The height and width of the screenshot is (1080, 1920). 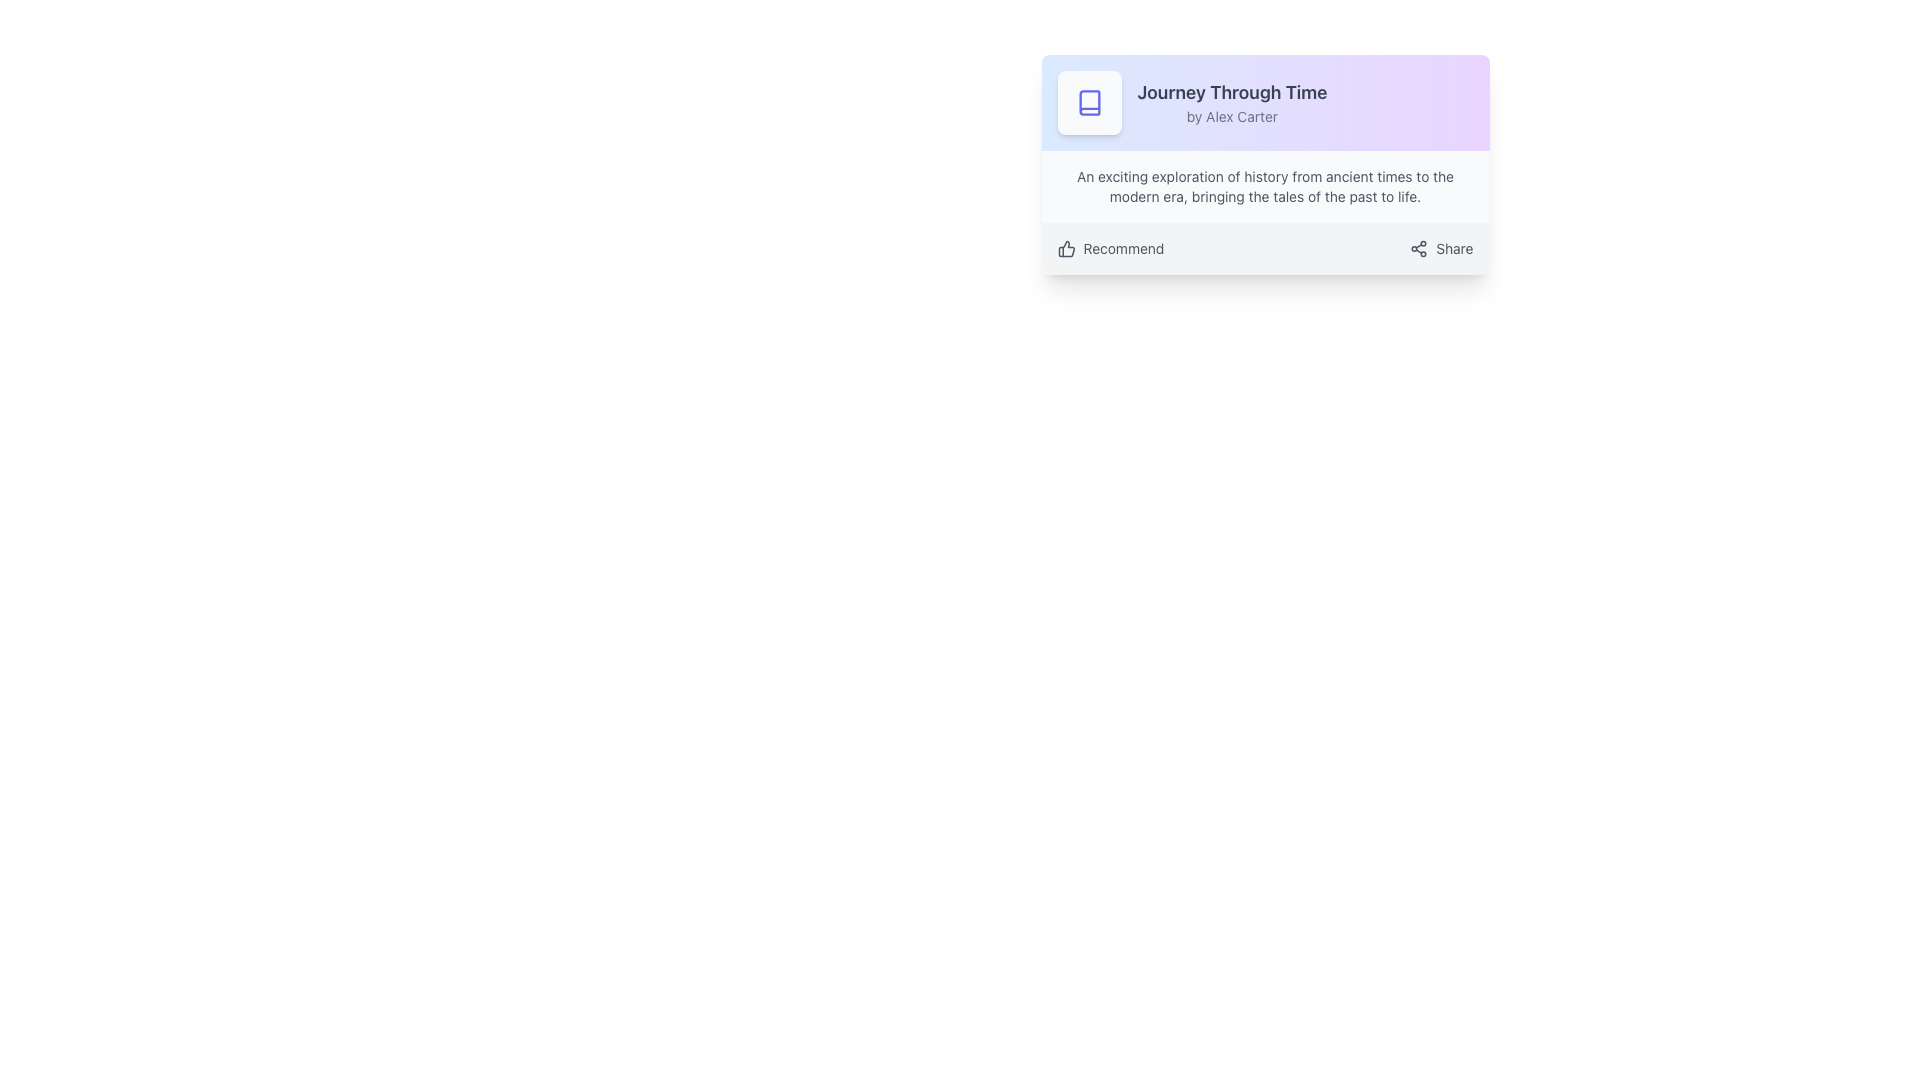 What do you see at coordinates (1264, 103) in the screenshot?
I see `the center of the informational display panel titled 'Journey Through Time' for potential interactions` at bounding box center [1264, 103].